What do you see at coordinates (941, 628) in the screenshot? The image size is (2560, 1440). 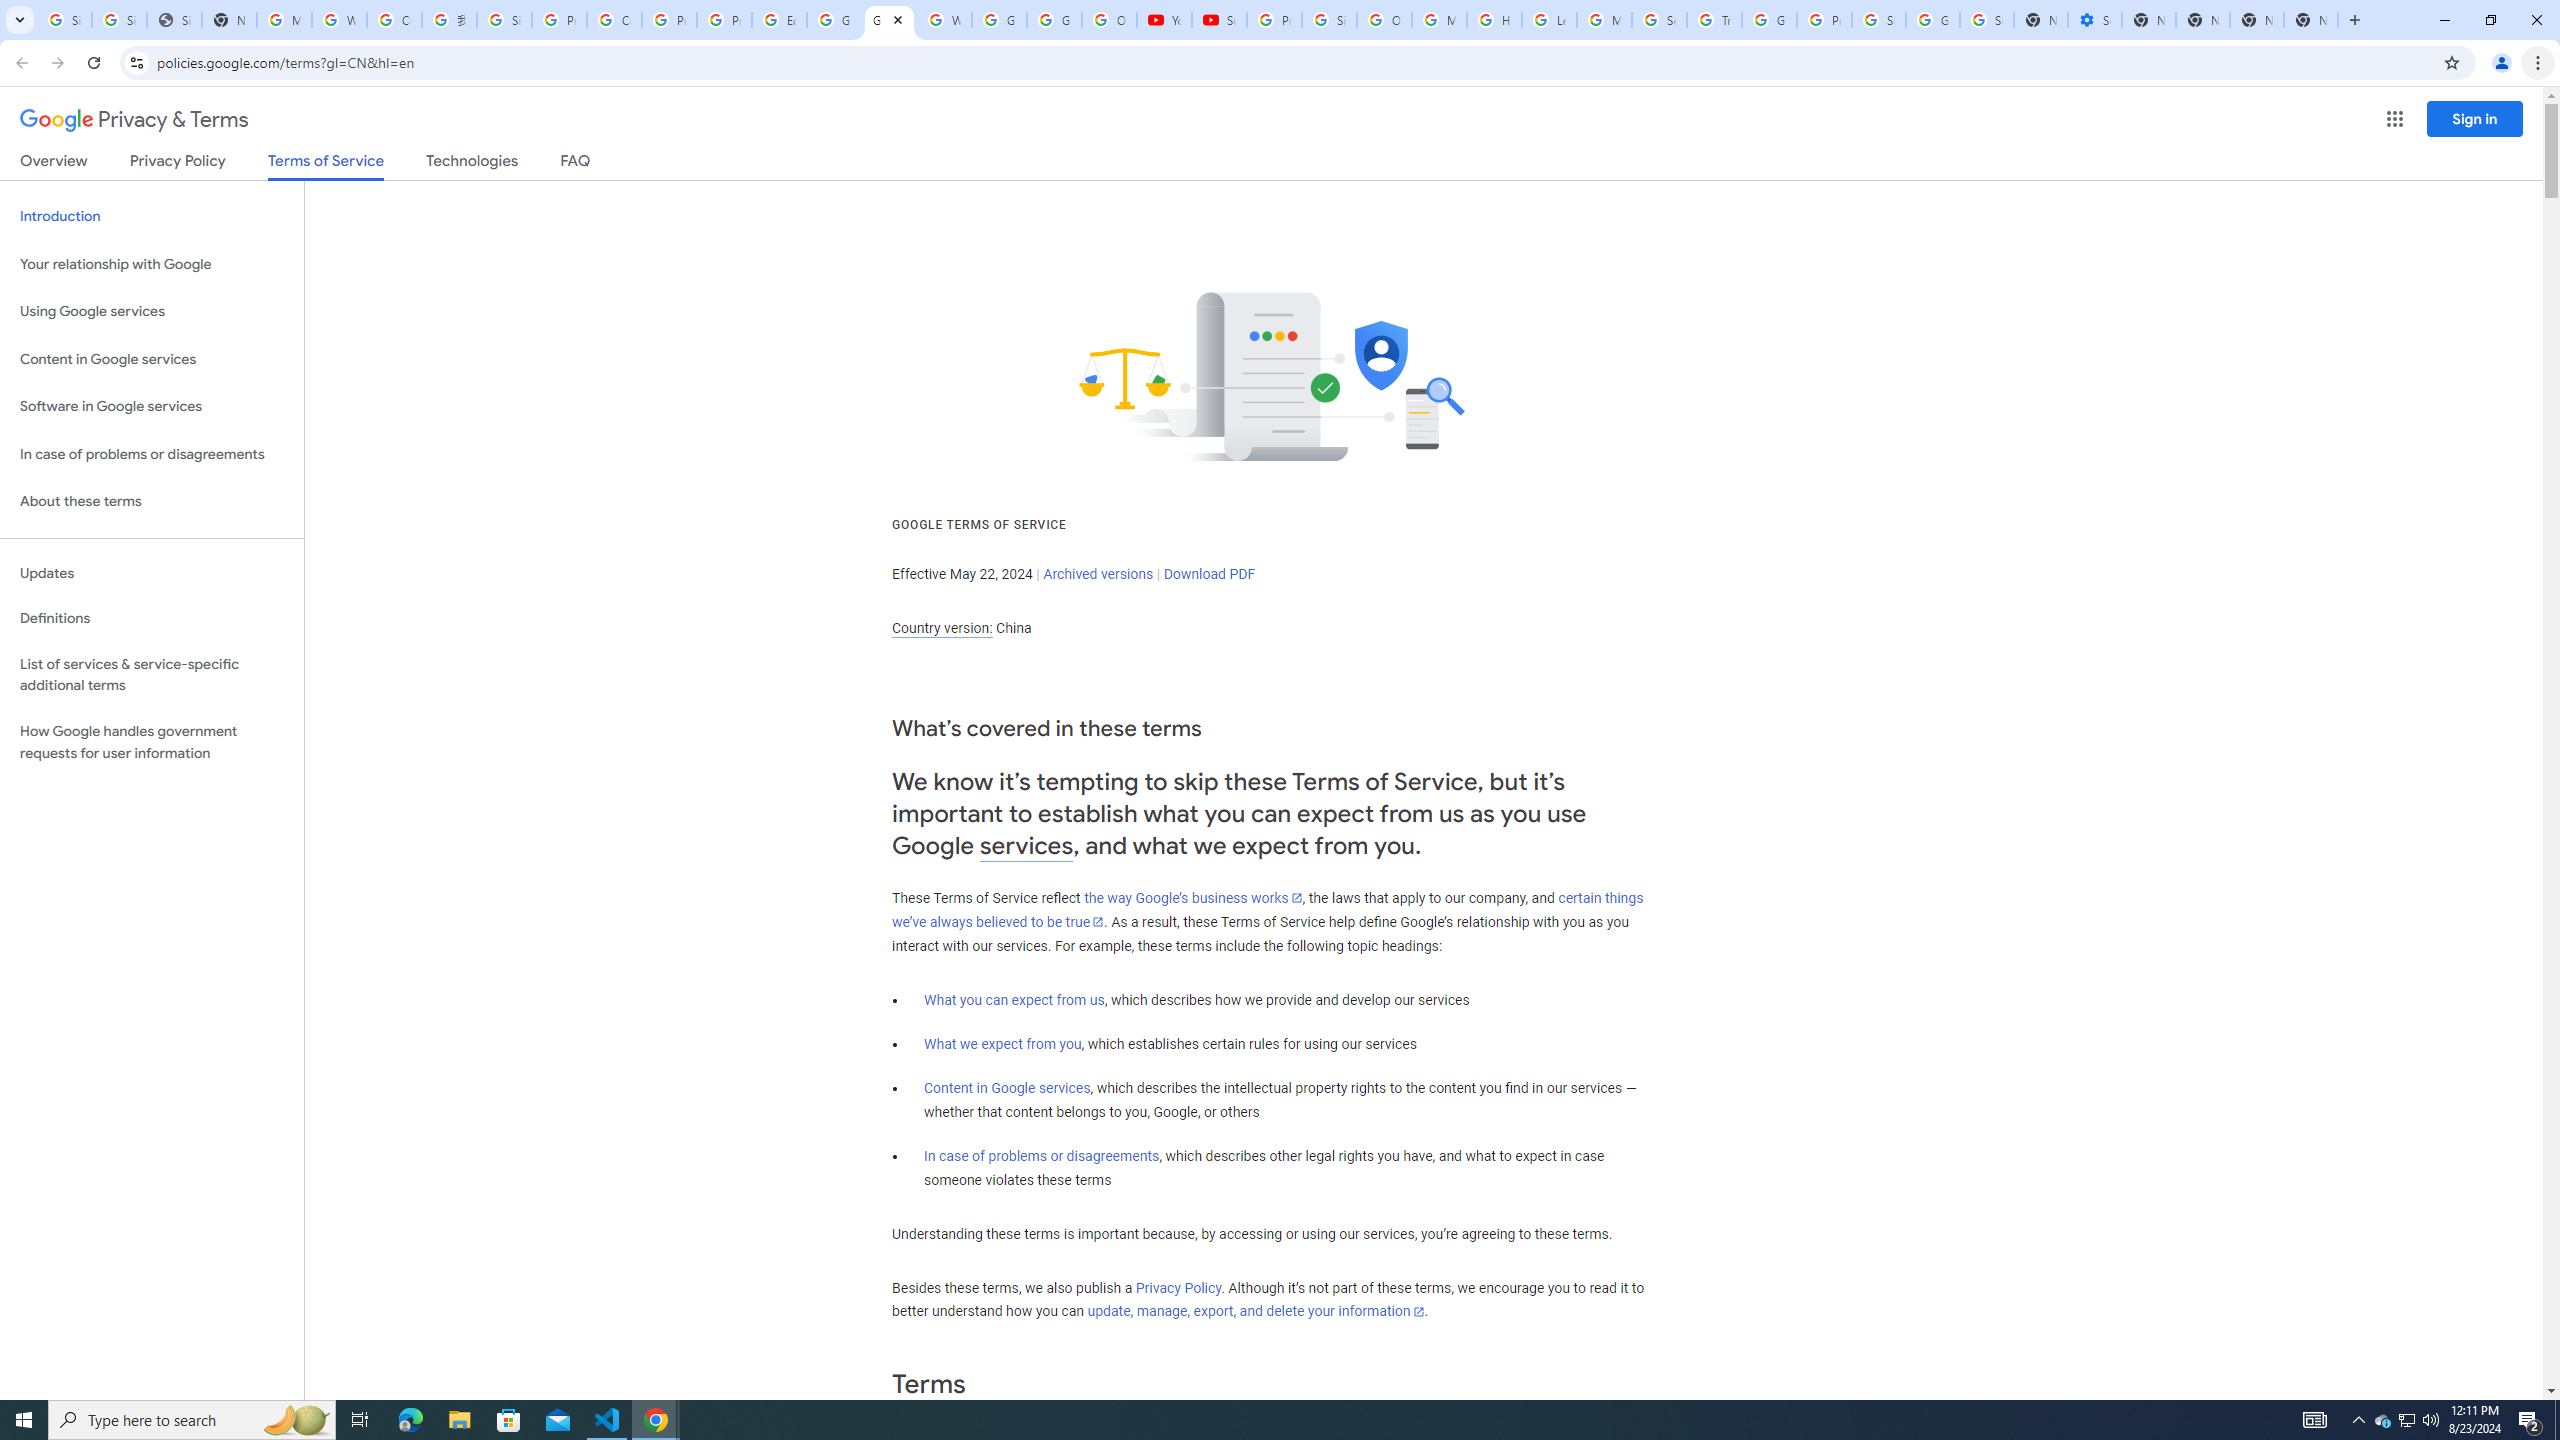 I see `'Country version:'` at bounding box center [941, 628].